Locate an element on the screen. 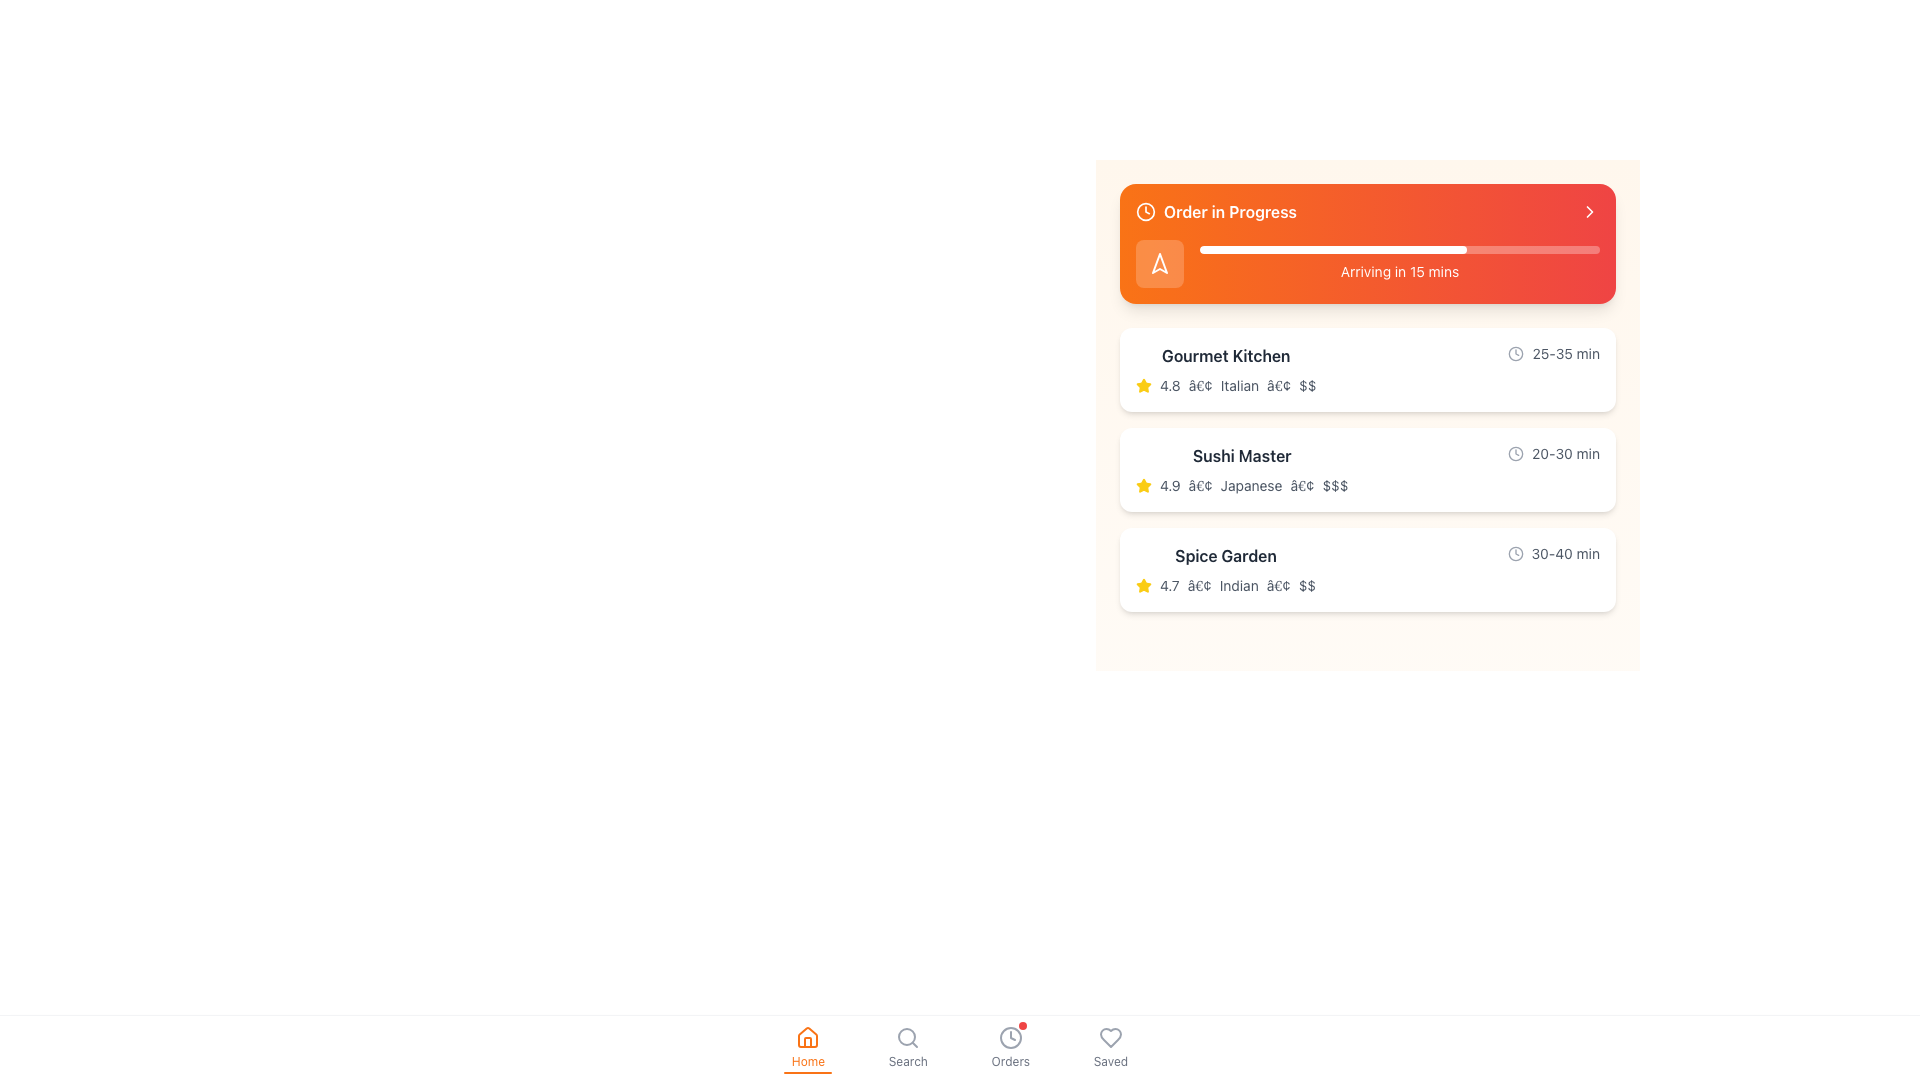  the decorative bullet point symbol ('•') that separates 'Japanese' and '$$$' in the second restaurant entry on the interface is located at coordinates (1302, 486).